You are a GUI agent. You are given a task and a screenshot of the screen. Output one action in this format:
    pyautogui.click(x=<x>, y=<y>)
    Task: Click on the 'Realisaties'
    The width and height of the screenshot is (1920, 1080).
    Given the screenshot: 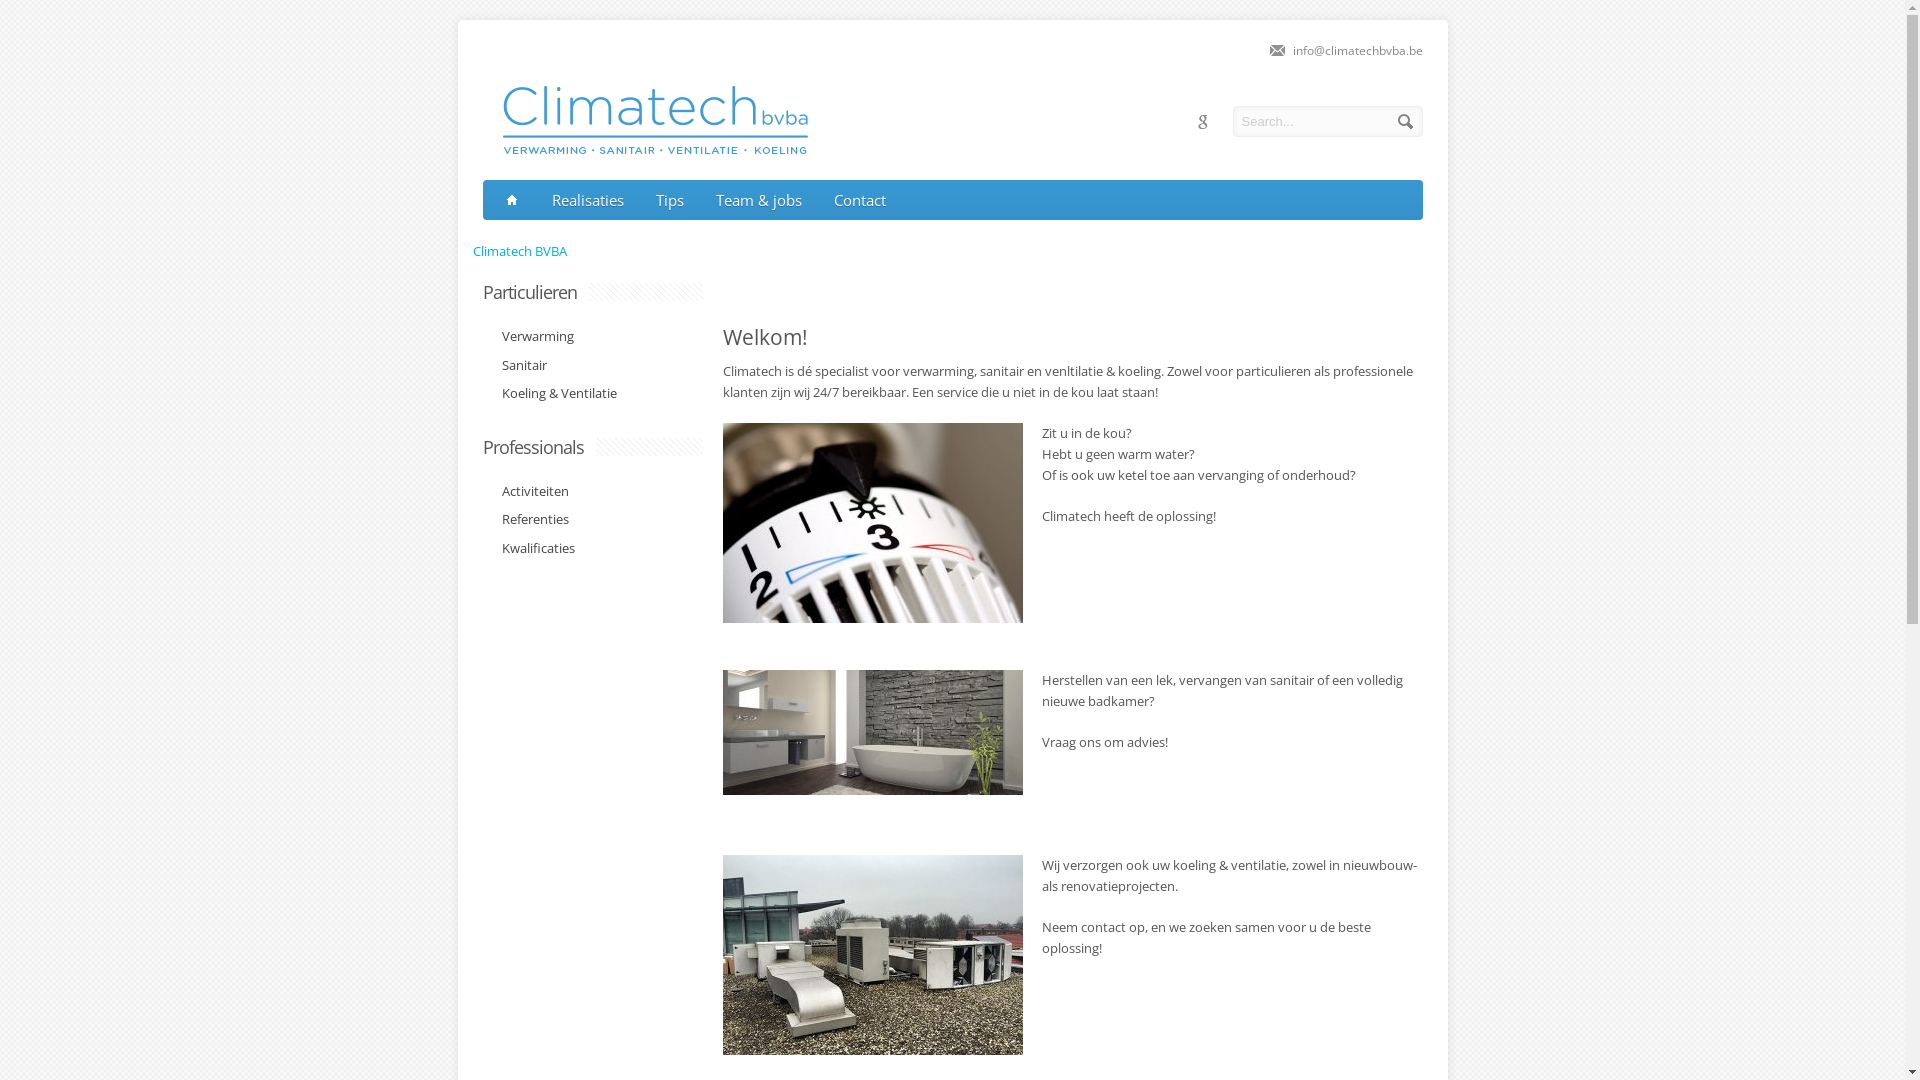 What is the action you would take?
    pyautogui.click(x=587, y=200)
    